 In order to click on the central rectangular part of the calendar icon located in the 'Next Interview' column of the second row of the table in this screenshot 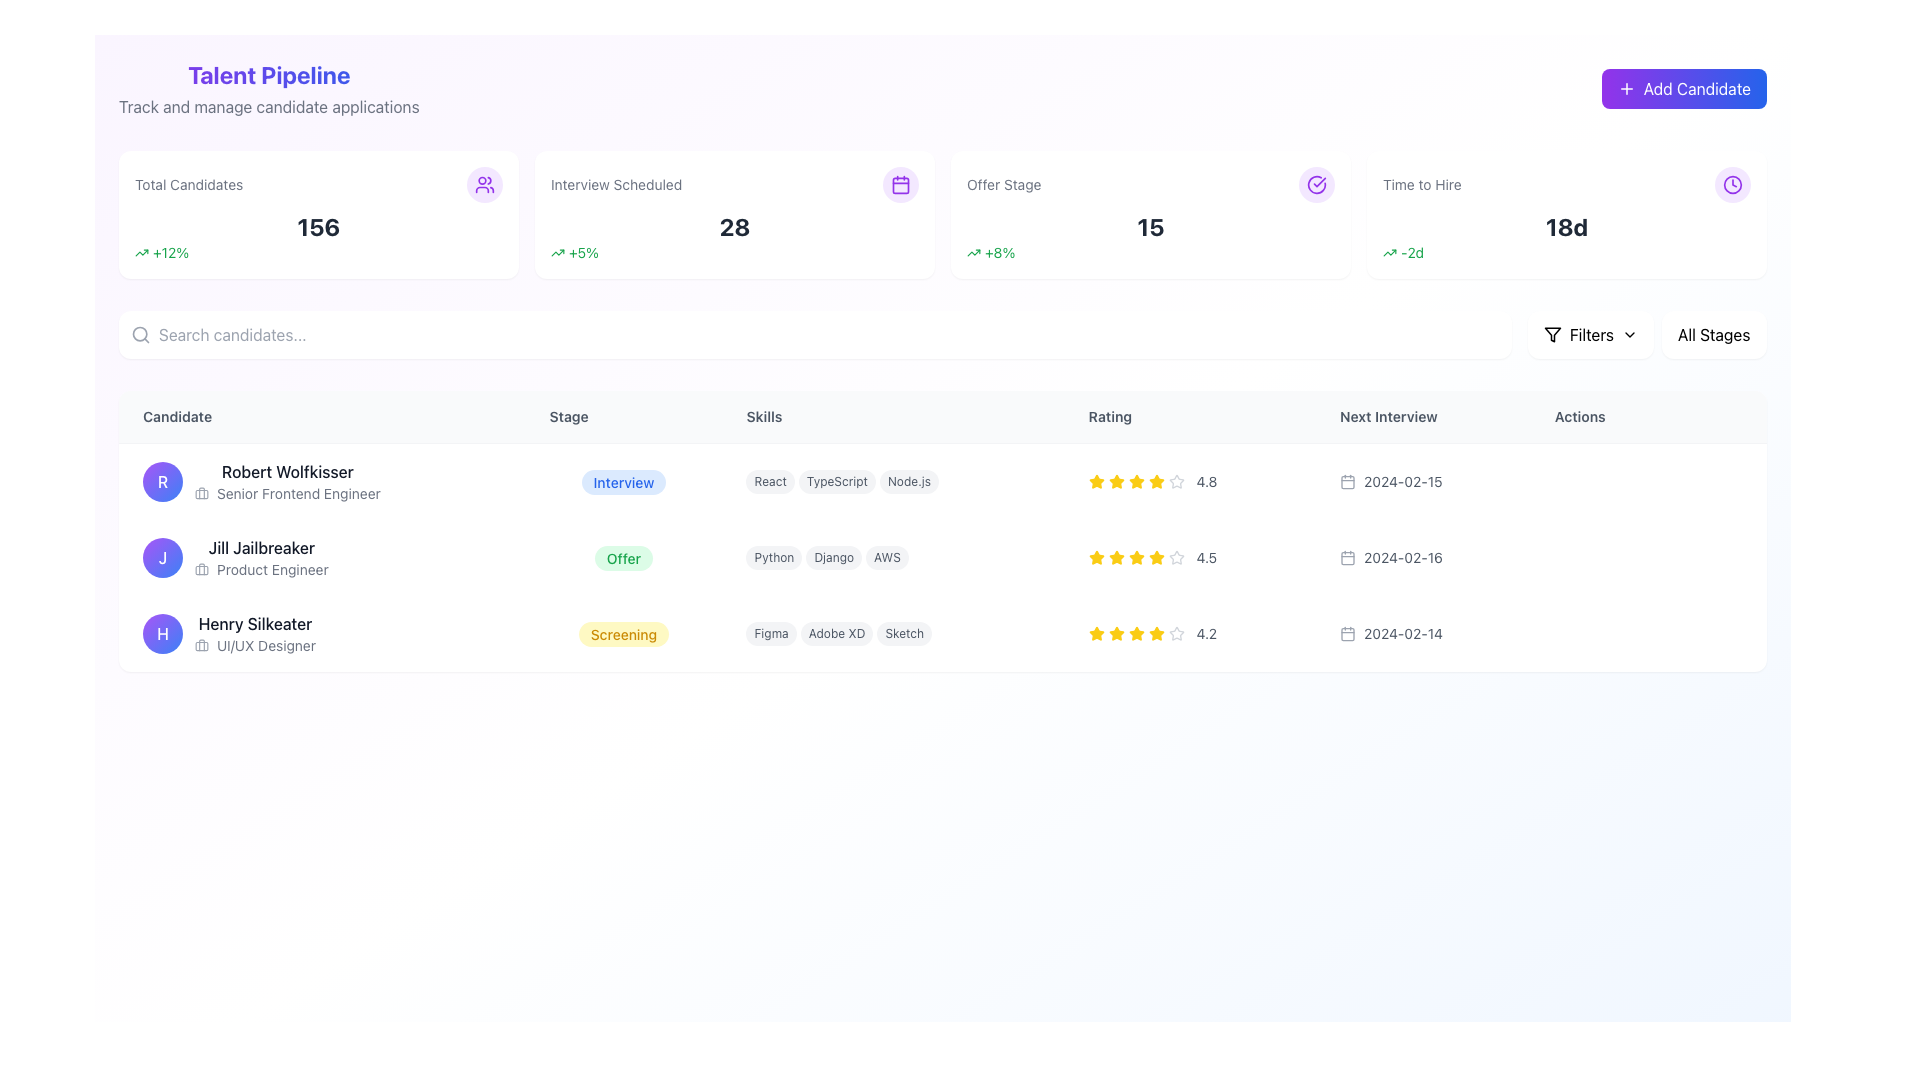, I will do `click(1348, 558)`.